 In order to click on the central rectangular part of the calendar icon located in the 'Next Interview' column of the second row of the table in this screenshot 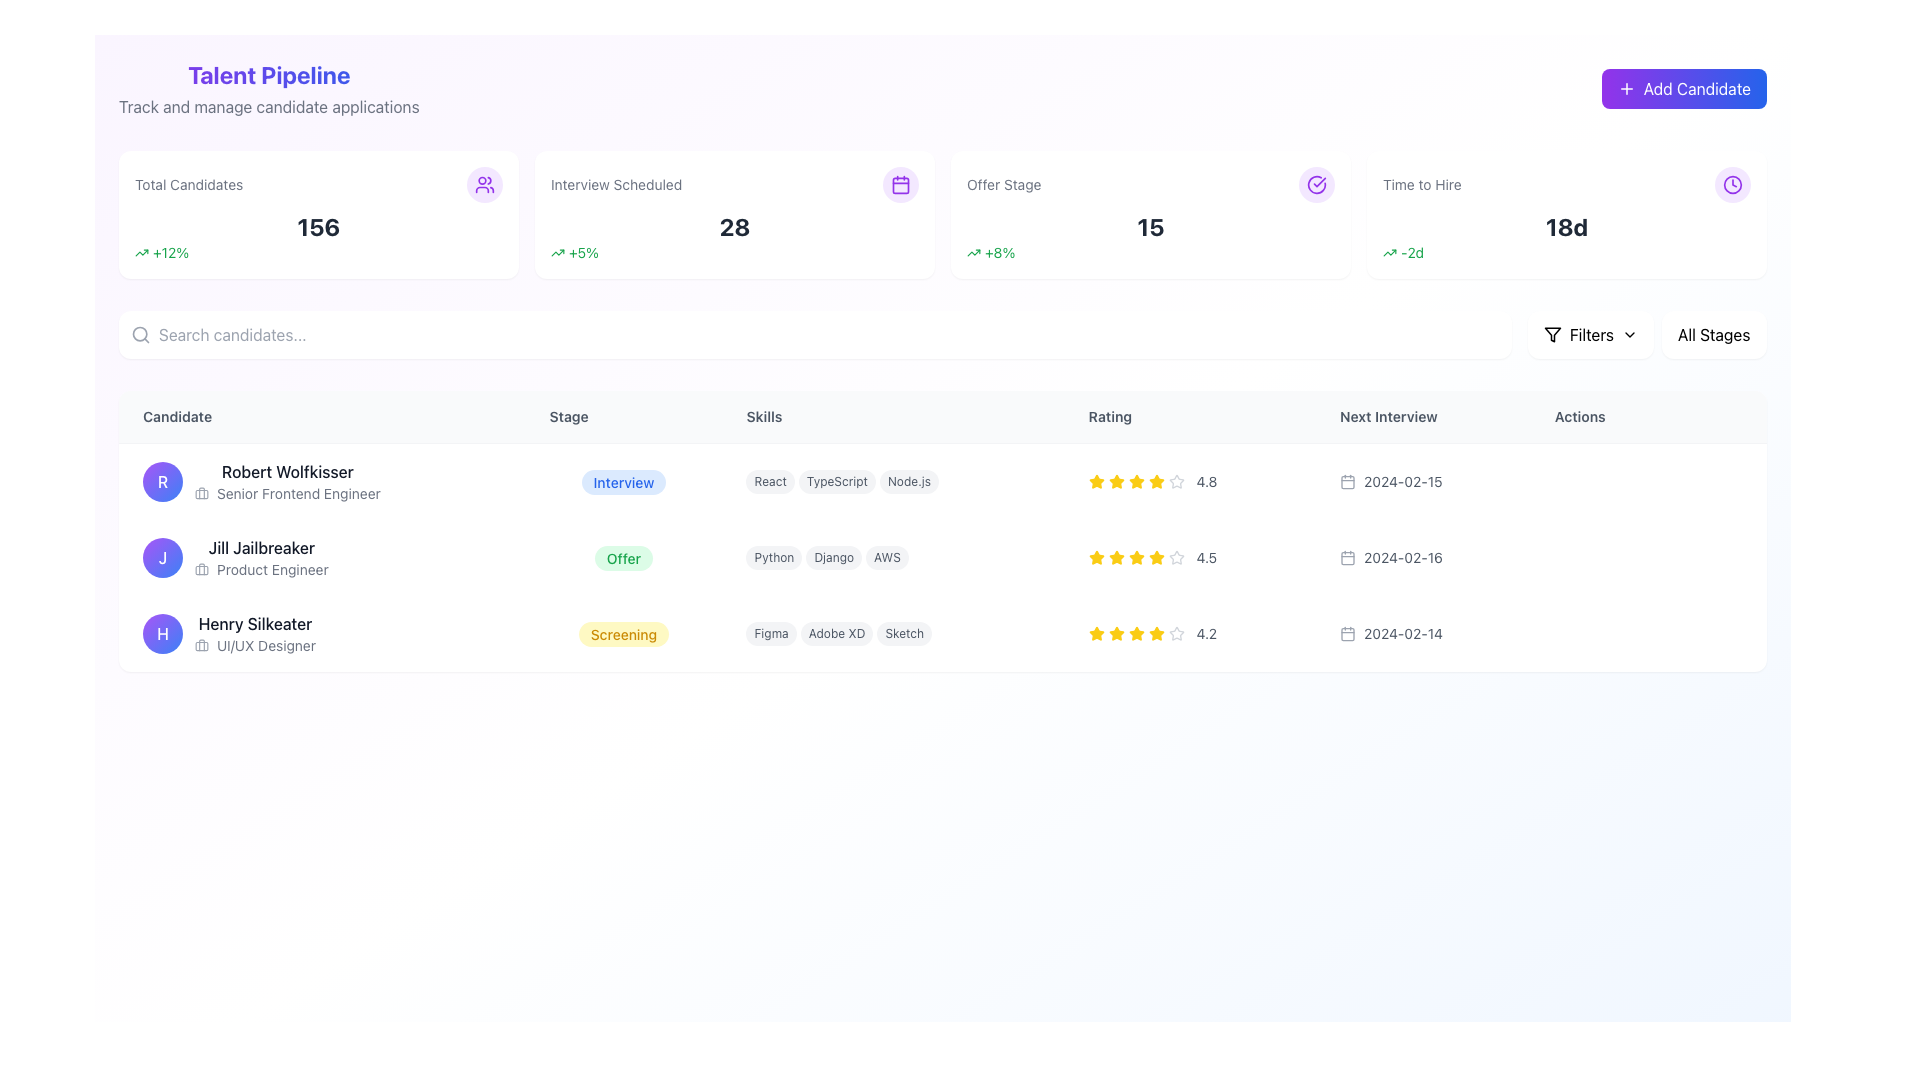, I will do `click(1348, 558)`.